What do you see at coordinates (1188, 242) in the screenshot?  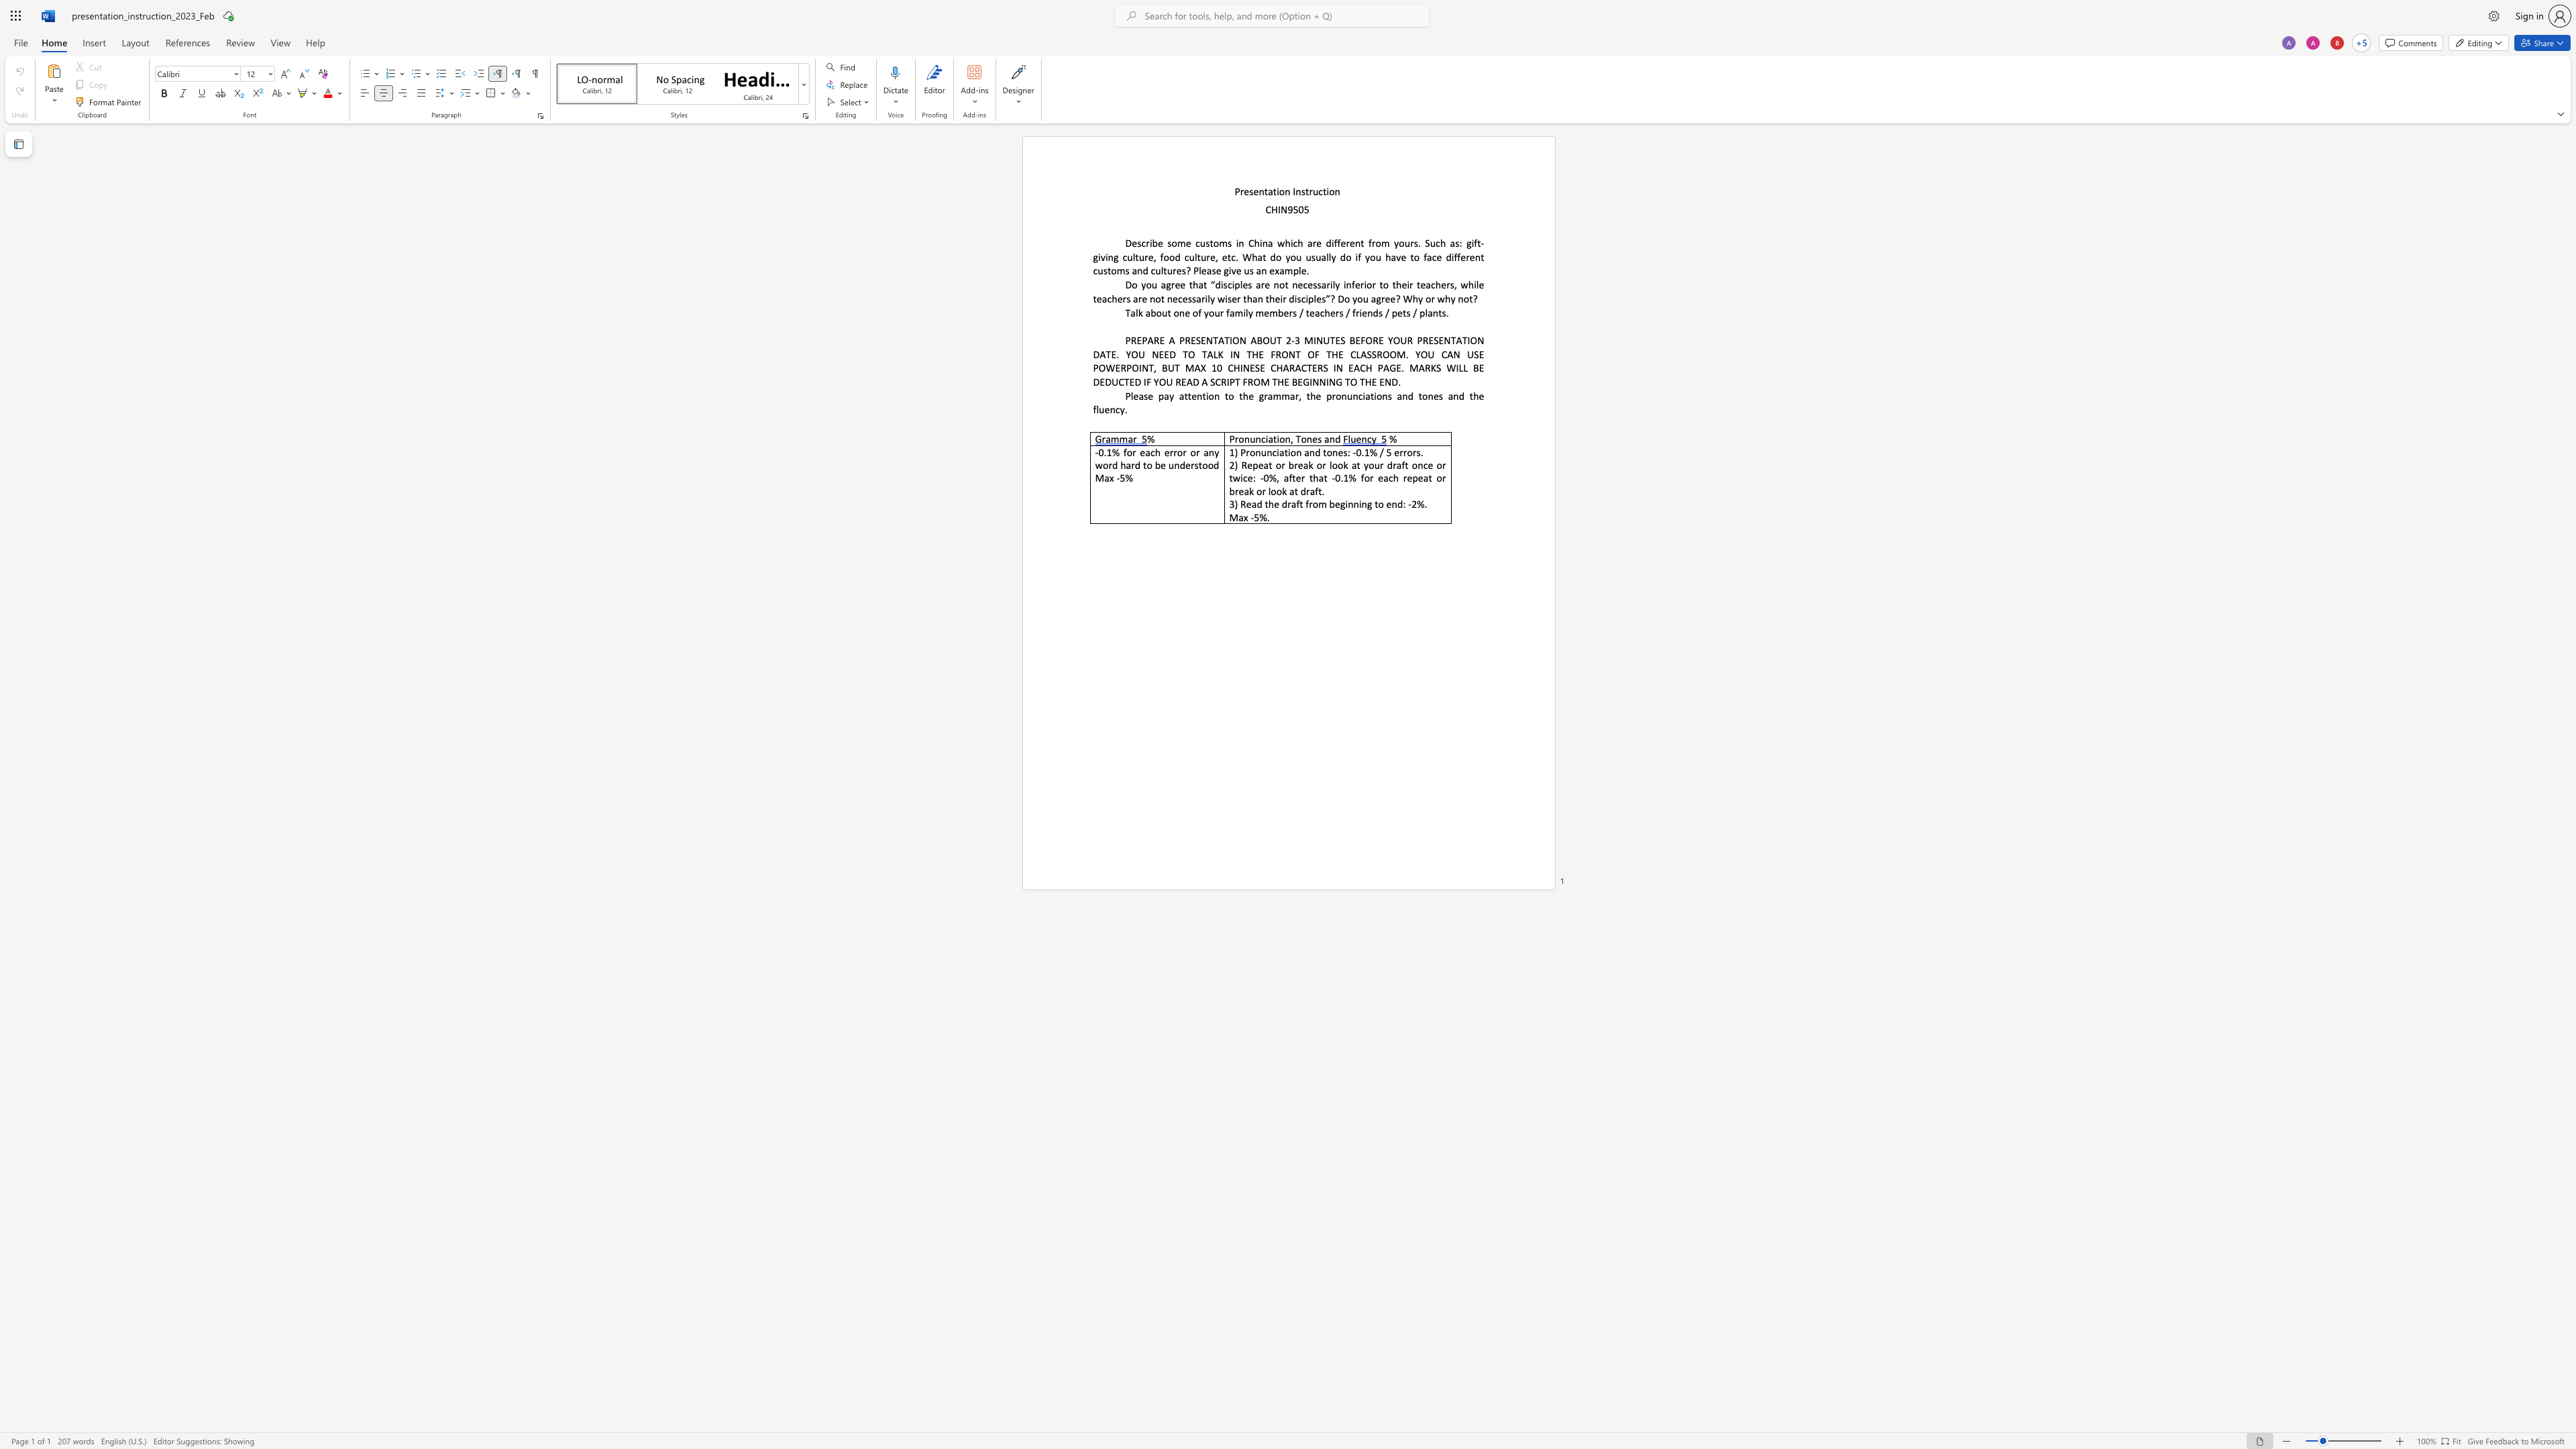 I see `the 3th character "e" in the text` at bounding box center [1188, 242].